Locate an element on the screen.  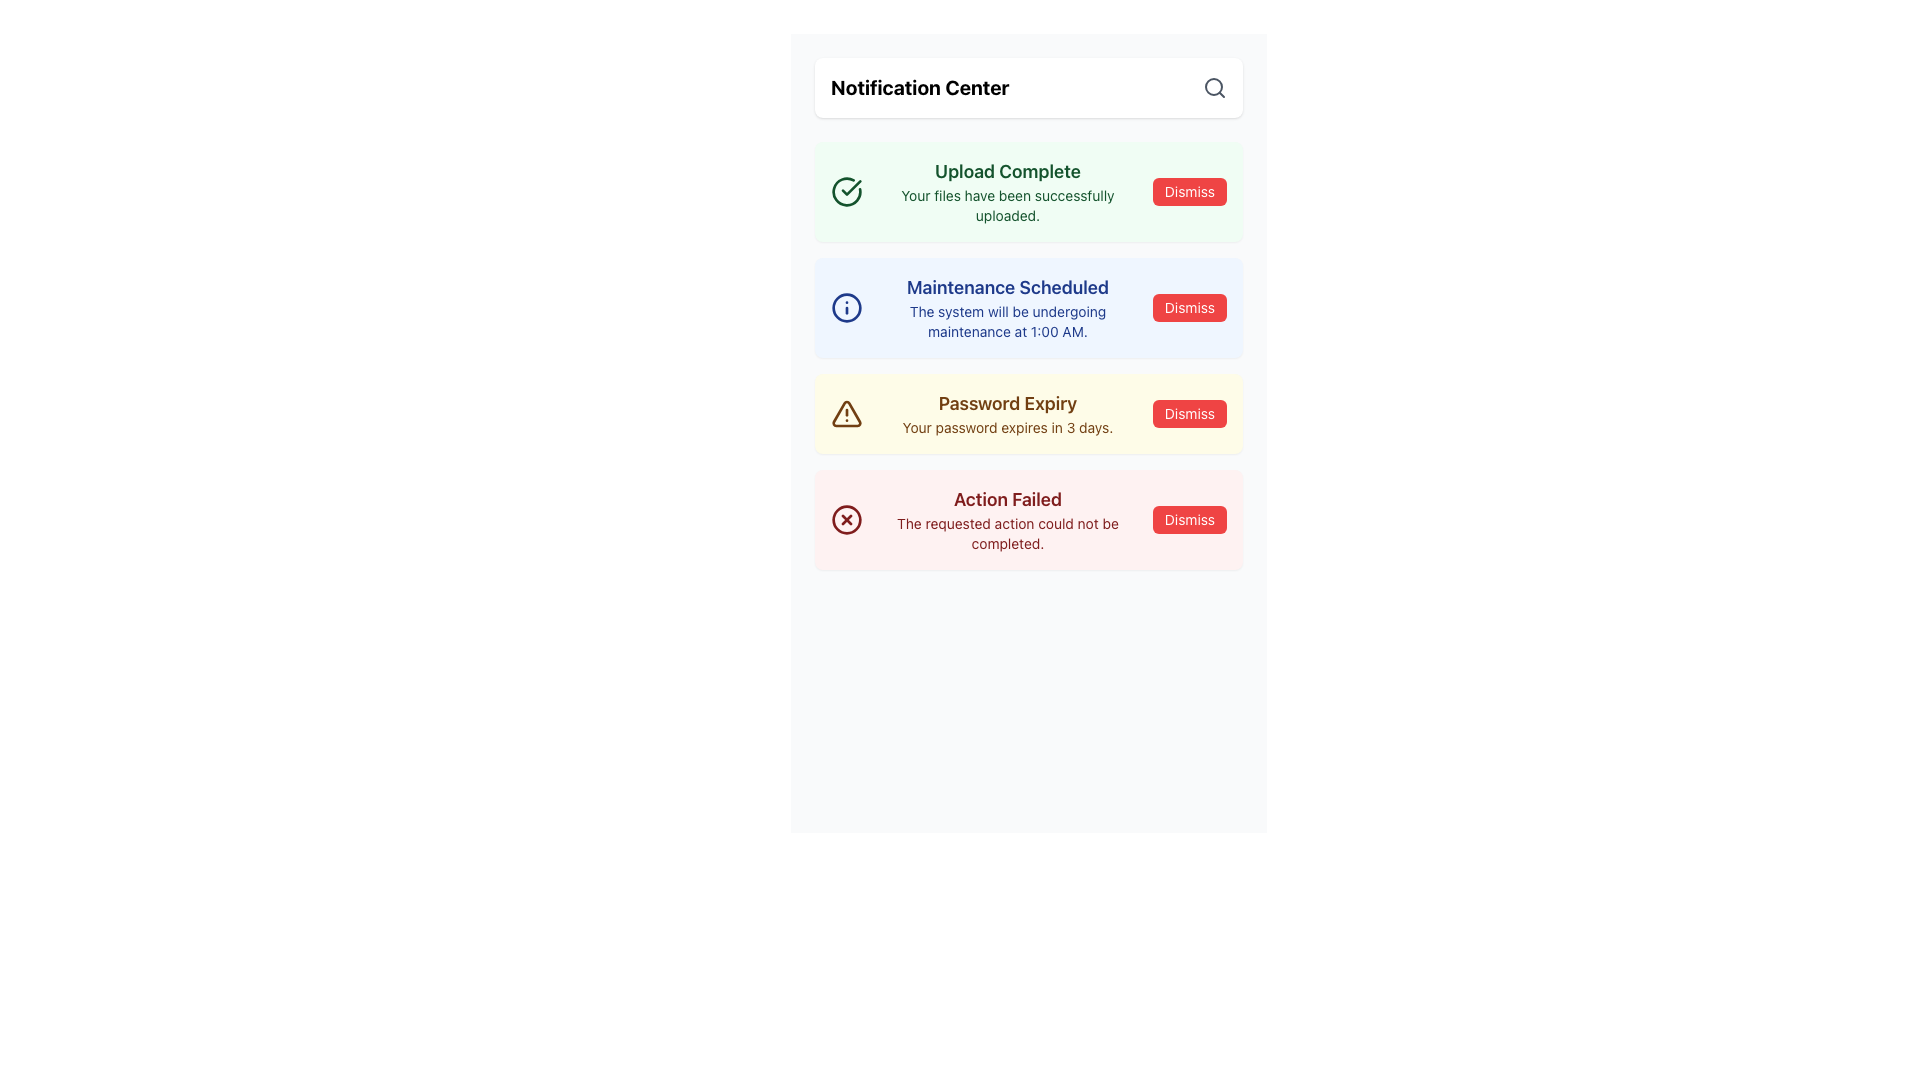
notification with the heading 'Password Expiry' and the message 'Your password expires in 3 days.' which is visually distinct with a yellow background, located in the third position of the notification center is located at coordinates (1008, 412).